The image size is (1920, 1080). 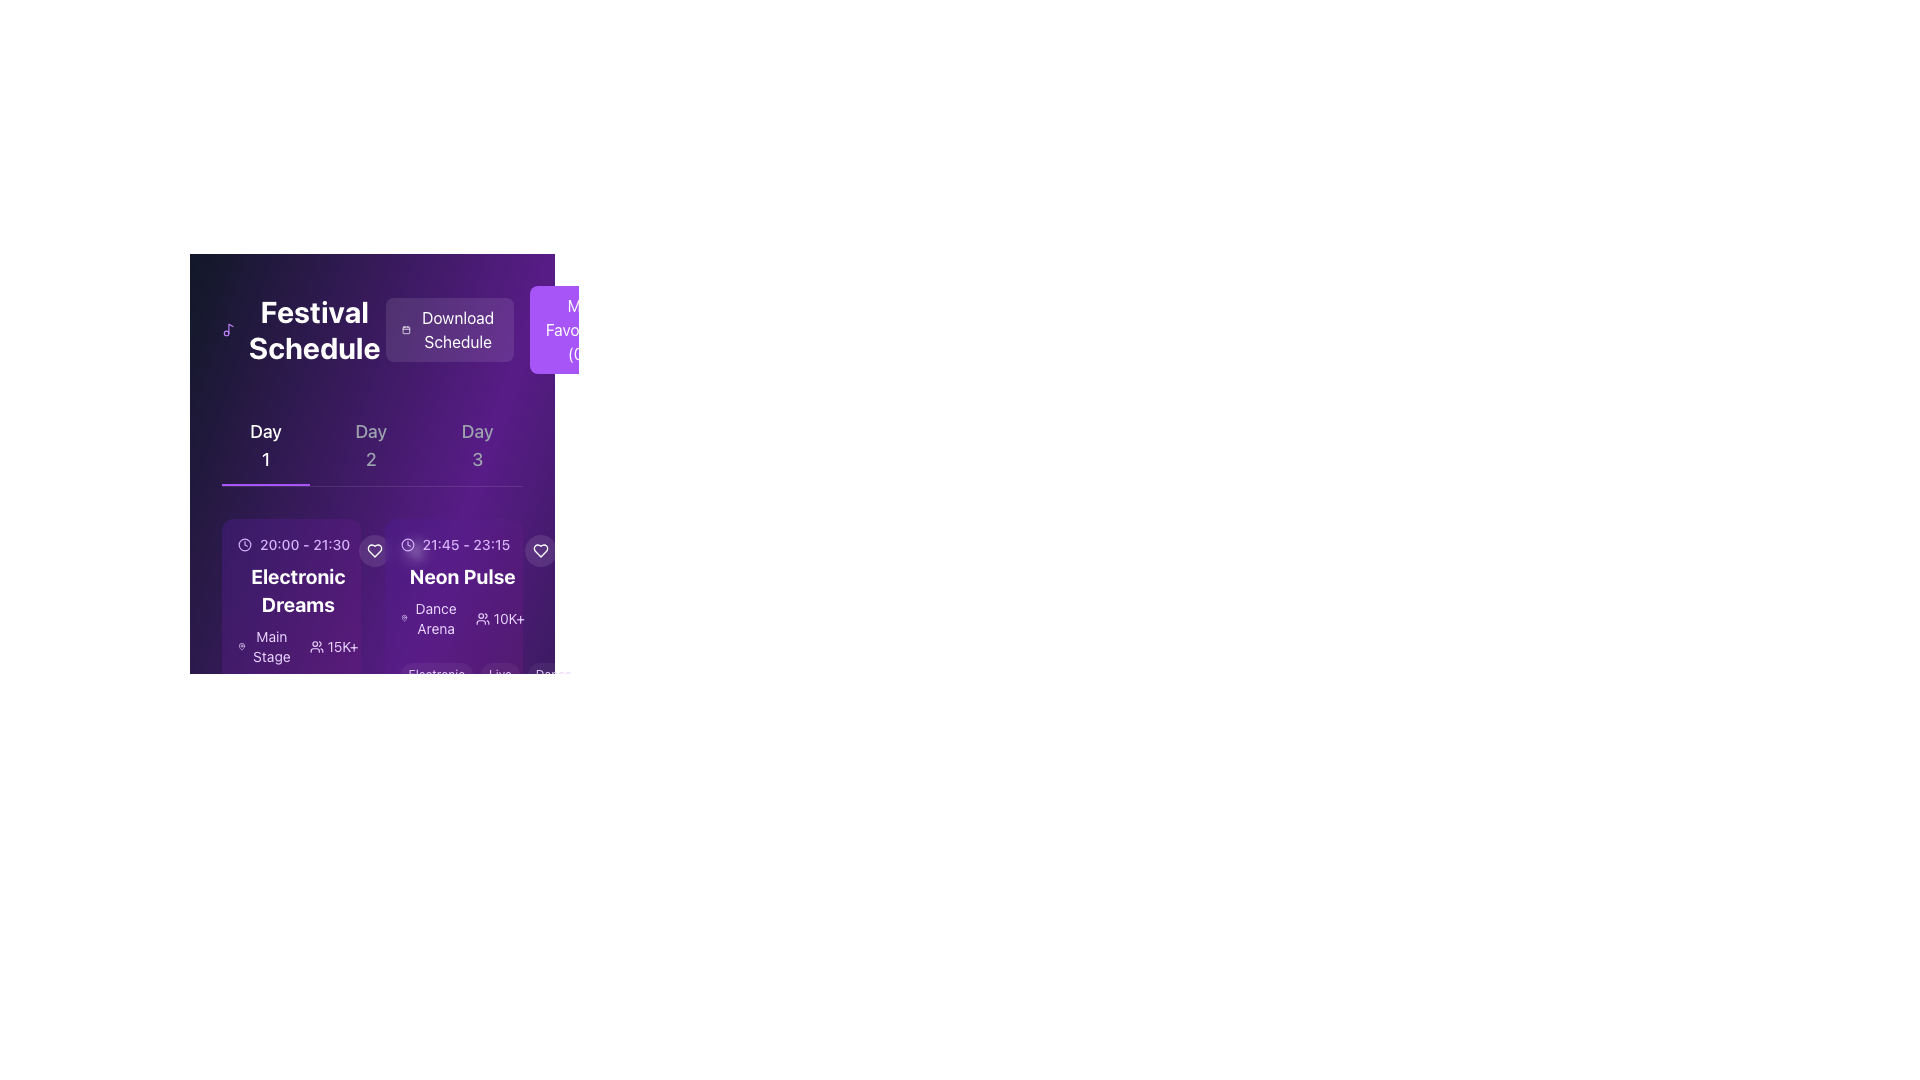 What do you see at coordinates (461, 617) in the screenshot?
I see `informational block containing details about the venue 'Dance Arena' and number of participants '10K+', located under the event schedule for 'Neon Pulse' on day 1` at bounding box center [461, 617].